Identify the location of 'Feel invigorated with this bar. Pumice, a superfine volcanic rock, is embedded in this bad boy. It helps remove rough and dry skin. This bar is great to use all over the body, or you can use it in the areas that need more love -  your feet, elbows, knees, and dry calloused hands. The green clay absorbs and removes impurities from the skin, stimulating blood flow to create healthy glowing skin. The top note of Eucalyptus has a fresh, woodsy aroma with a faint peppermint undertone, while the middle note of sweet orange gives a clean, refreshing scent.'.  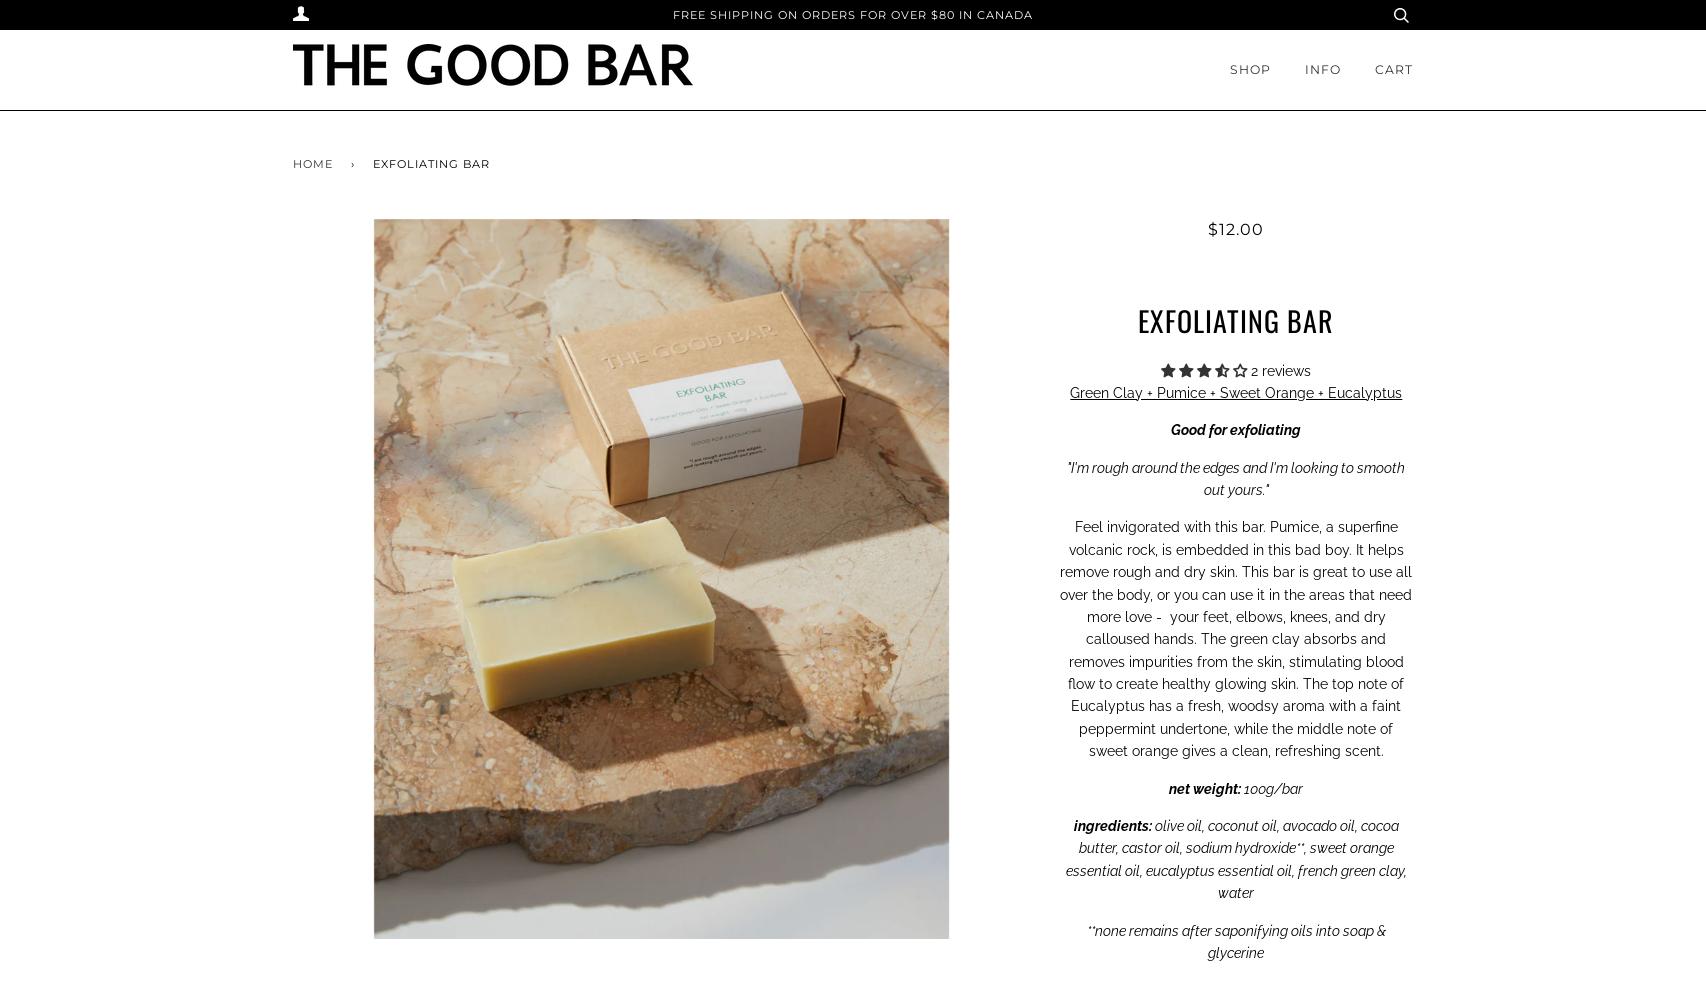
(1235, 637).